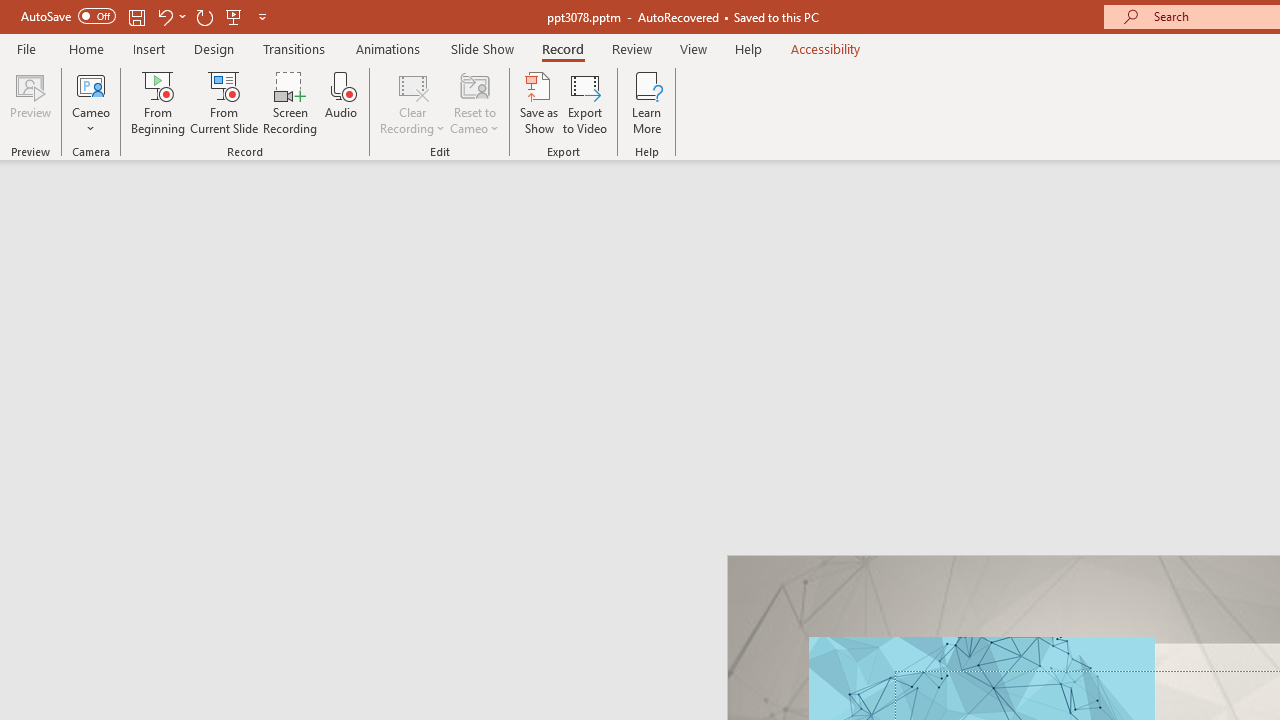  What do you see at coordinates (341, 103) in the screenshot?
I see `'Audio'` at bounding box center [341, 103].